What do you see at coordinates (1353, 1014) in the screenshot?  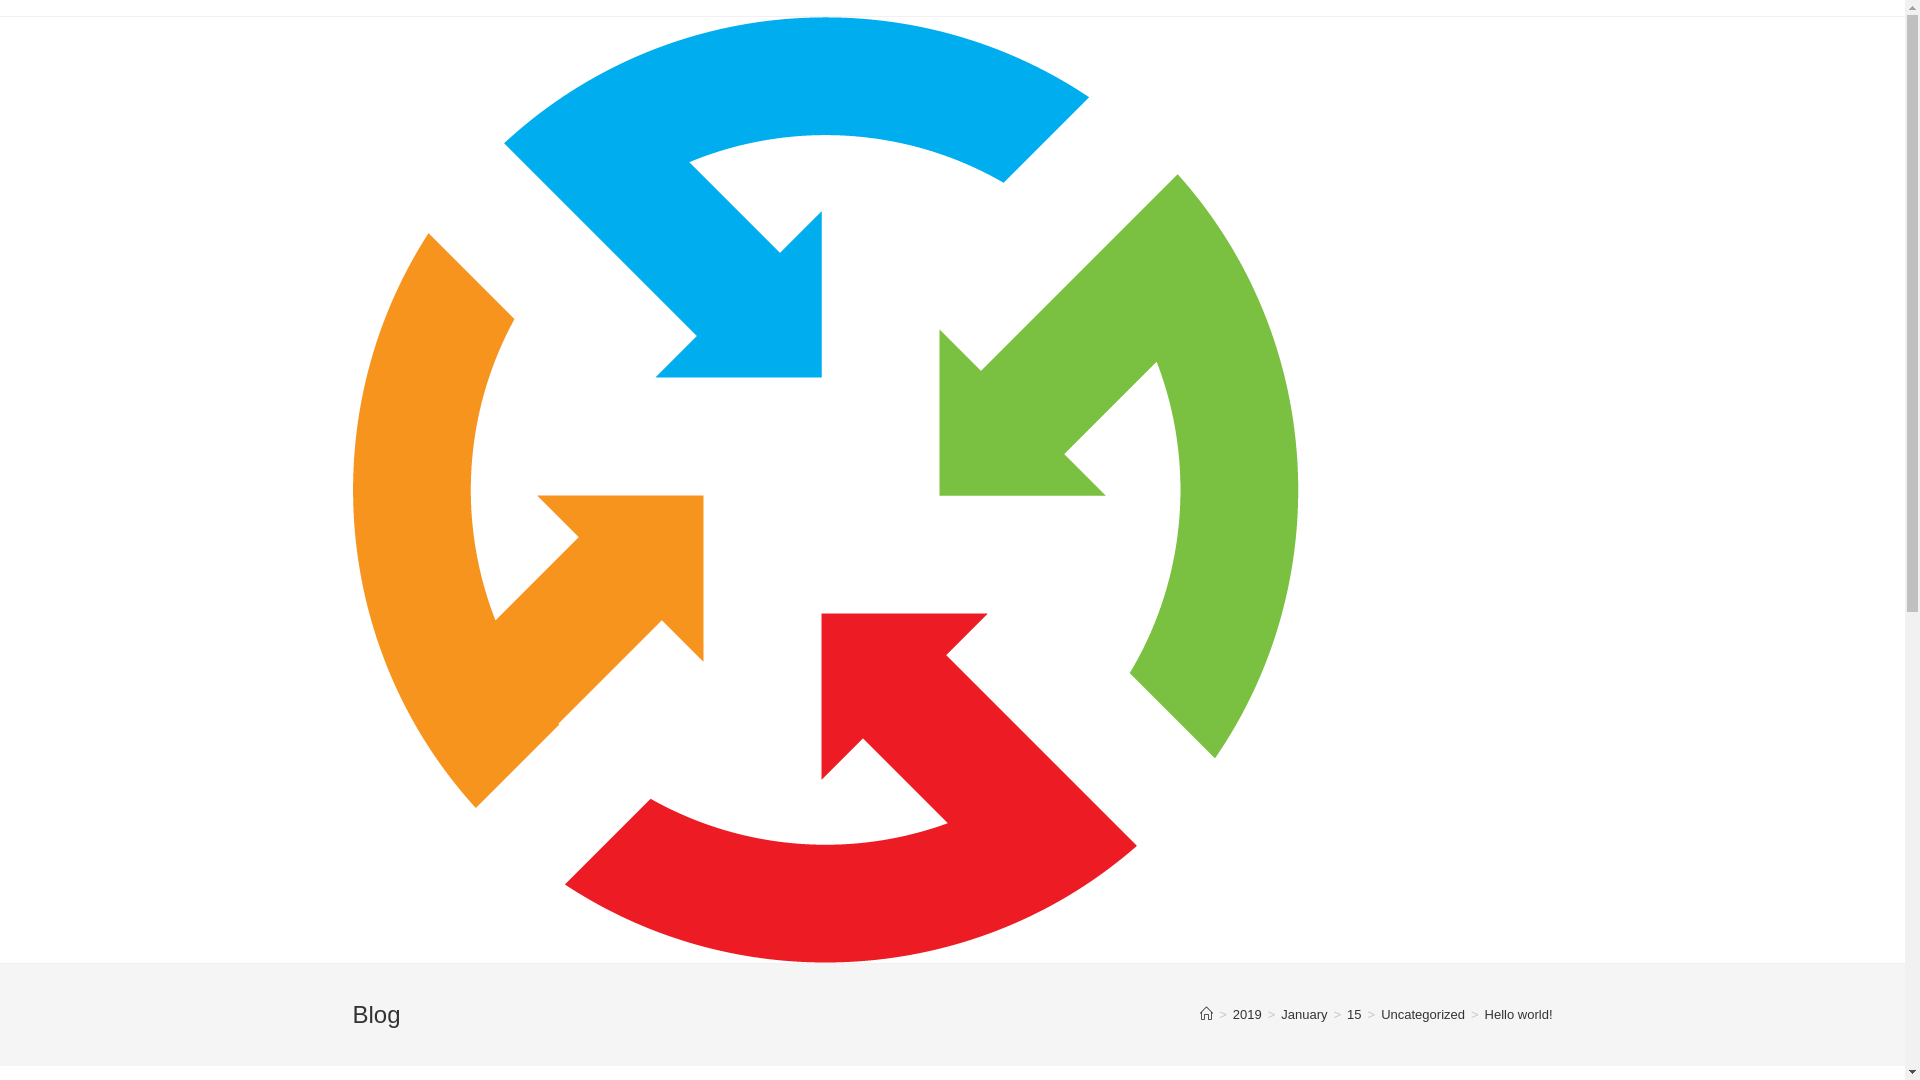 I see `'15'` at bounding box center [1353, 1014].